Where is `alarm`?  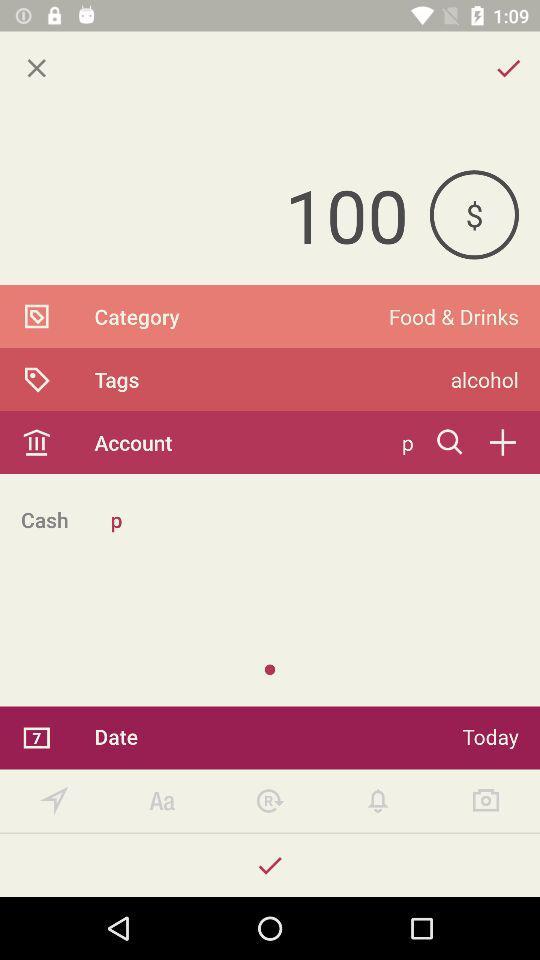 alarm is located at coordinates (378, 801).